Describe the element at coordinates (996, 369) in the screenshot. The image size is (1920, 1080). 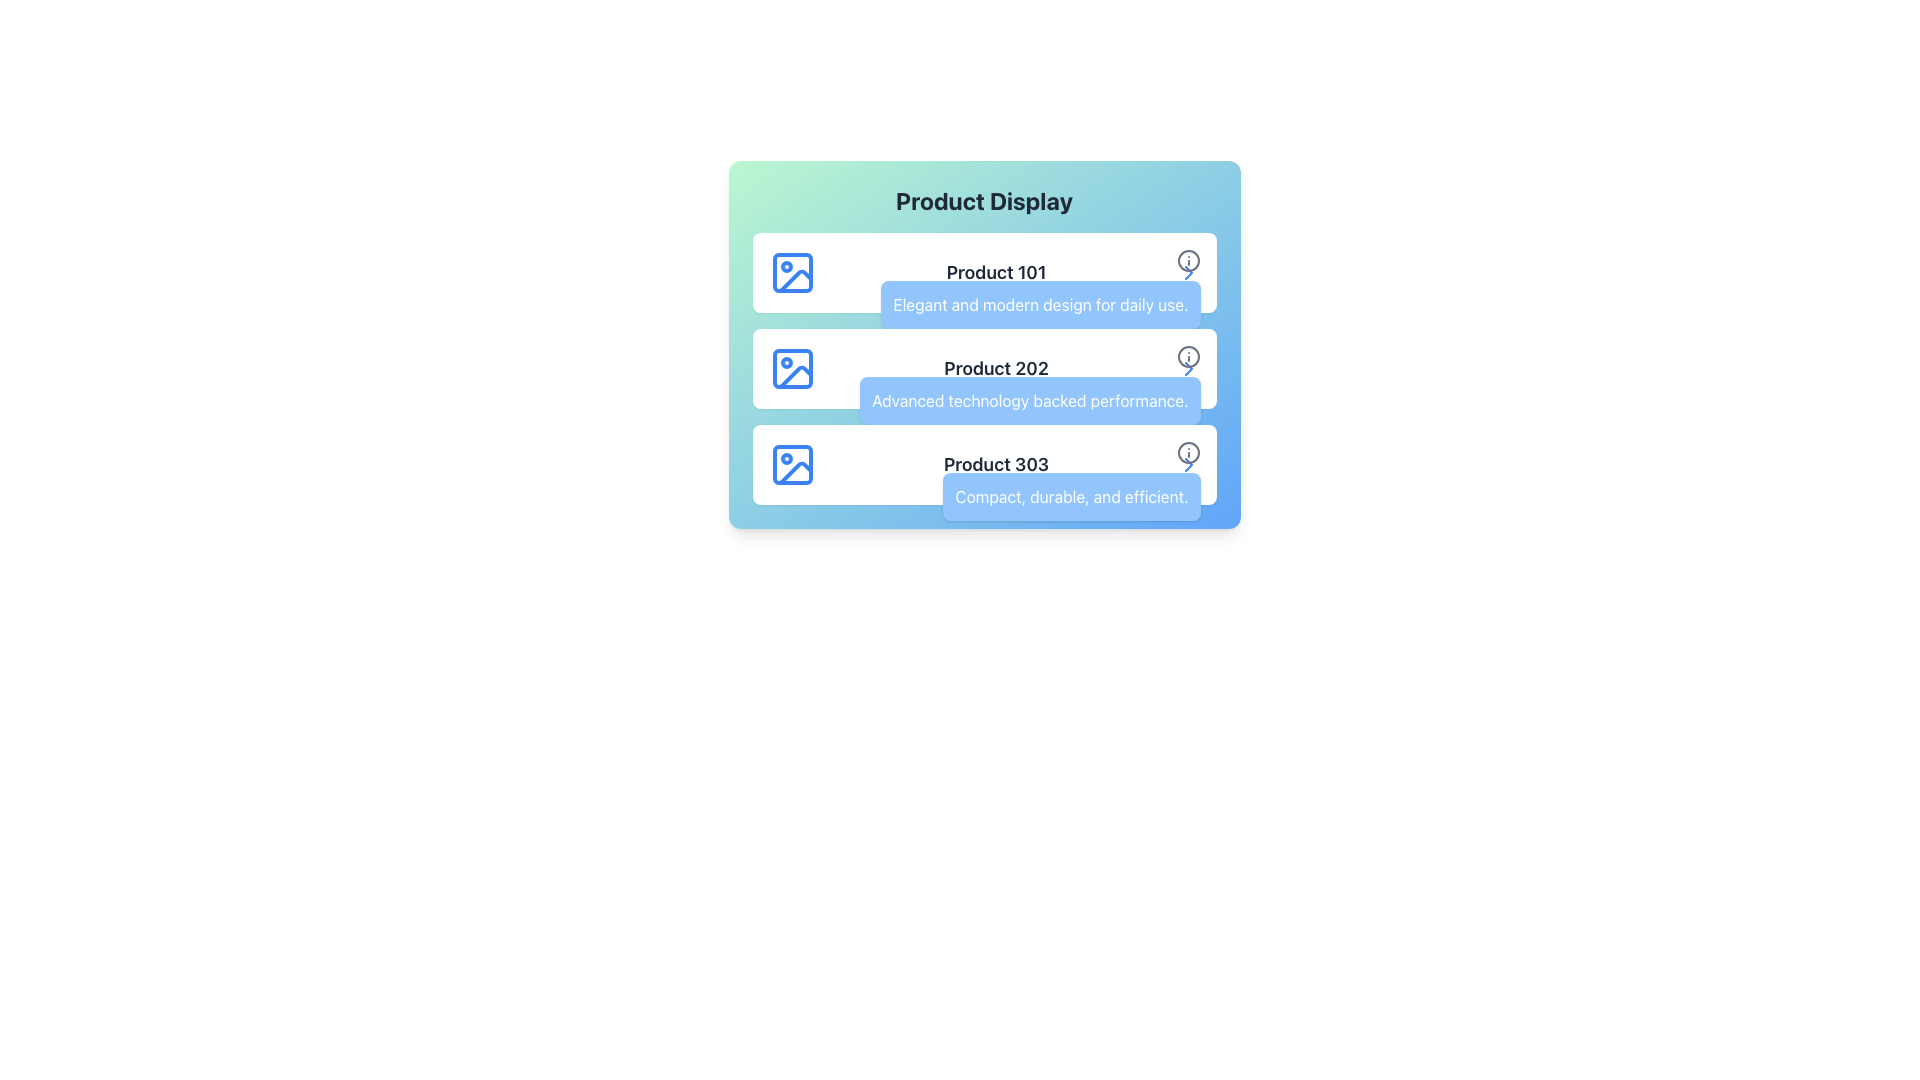
I see `the text label displaying the name of the specific product in the second product card, enhancing clarity and identification` at that location.